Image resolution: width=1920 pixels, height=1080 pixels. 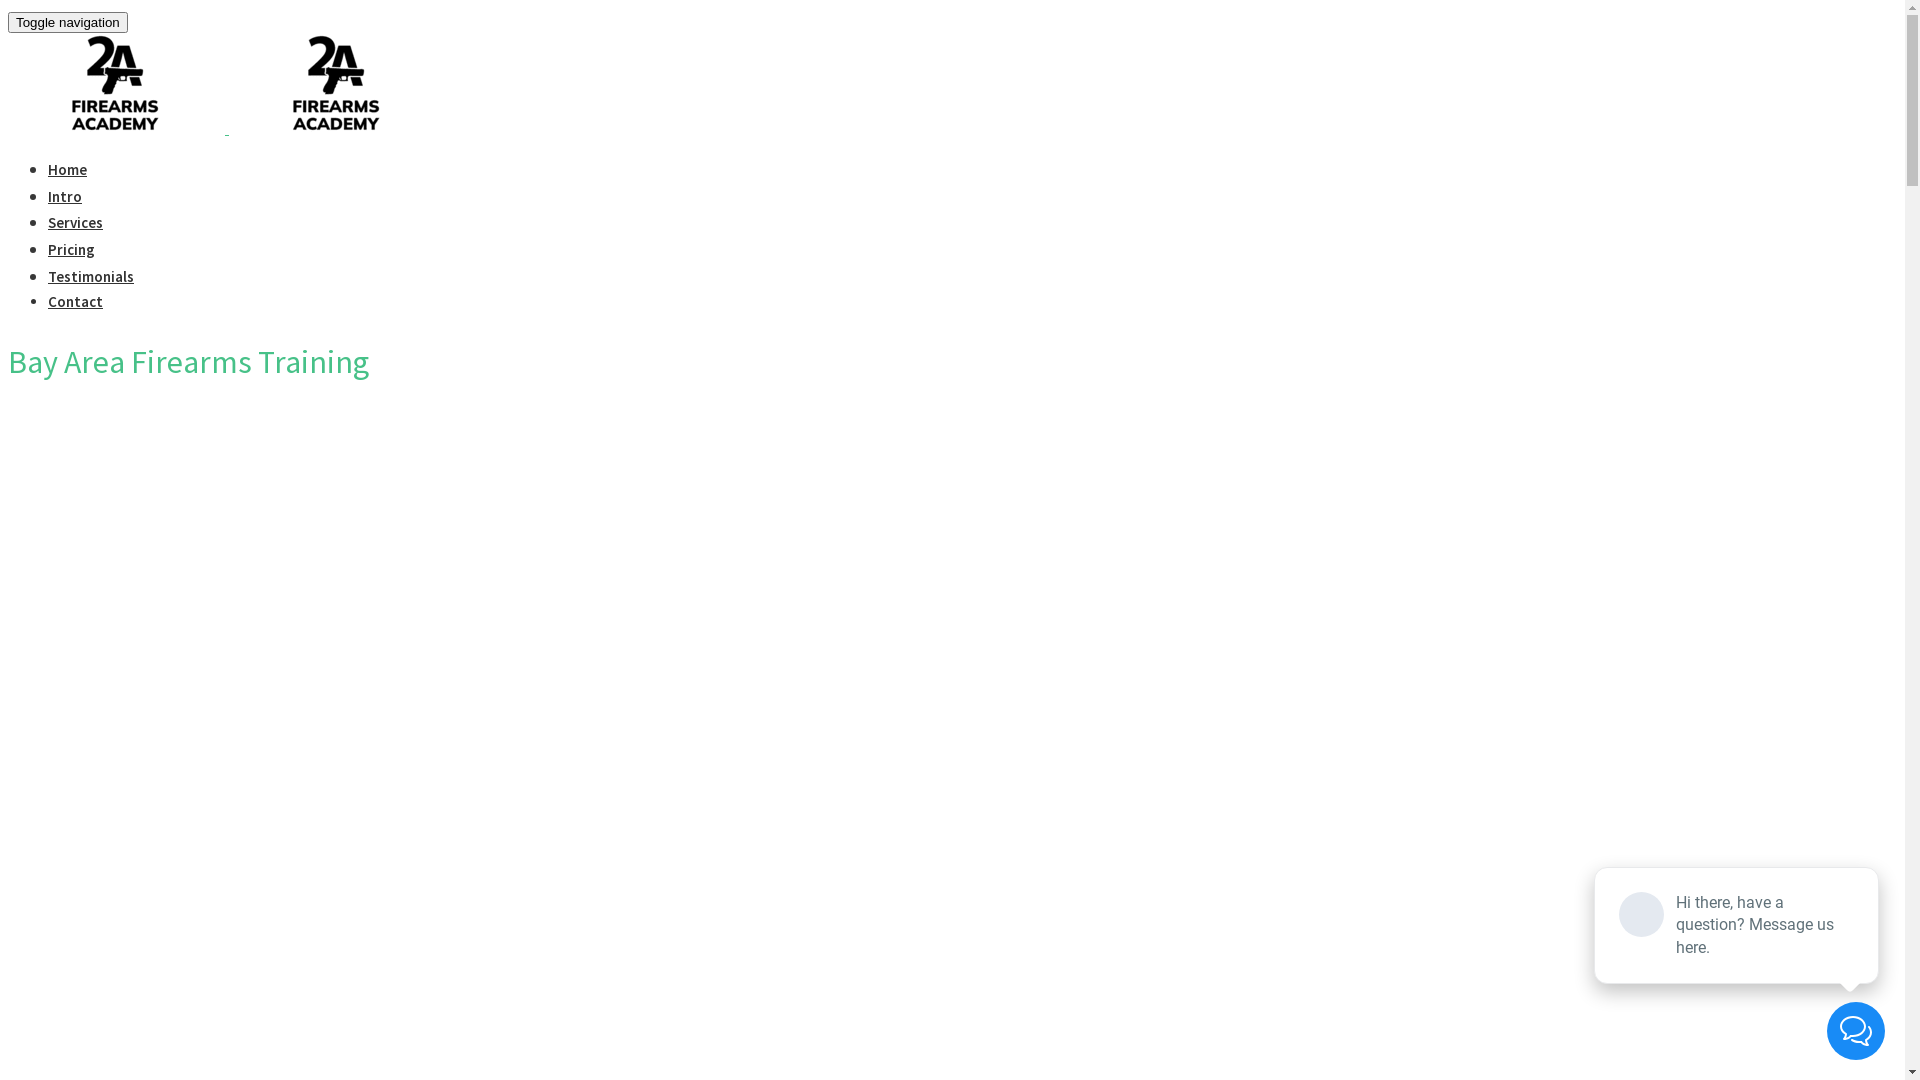 What do you see at coordinates (75, 222) in the screenshot?
I see `'Services'` at bounding box center [75, 222].